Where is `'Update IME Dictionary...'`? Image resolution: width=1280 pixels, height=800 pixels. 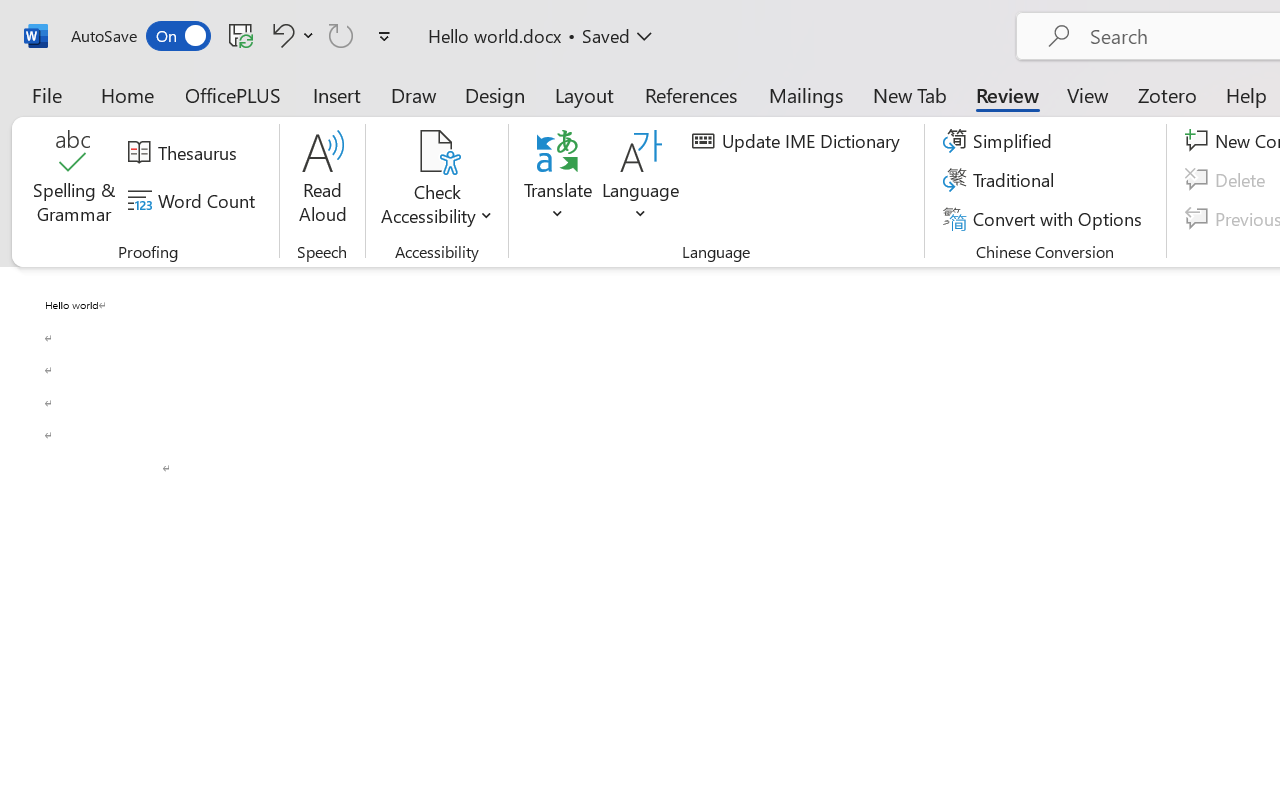
'Update IME Dictionary...' is located at coordinates (798, 141).